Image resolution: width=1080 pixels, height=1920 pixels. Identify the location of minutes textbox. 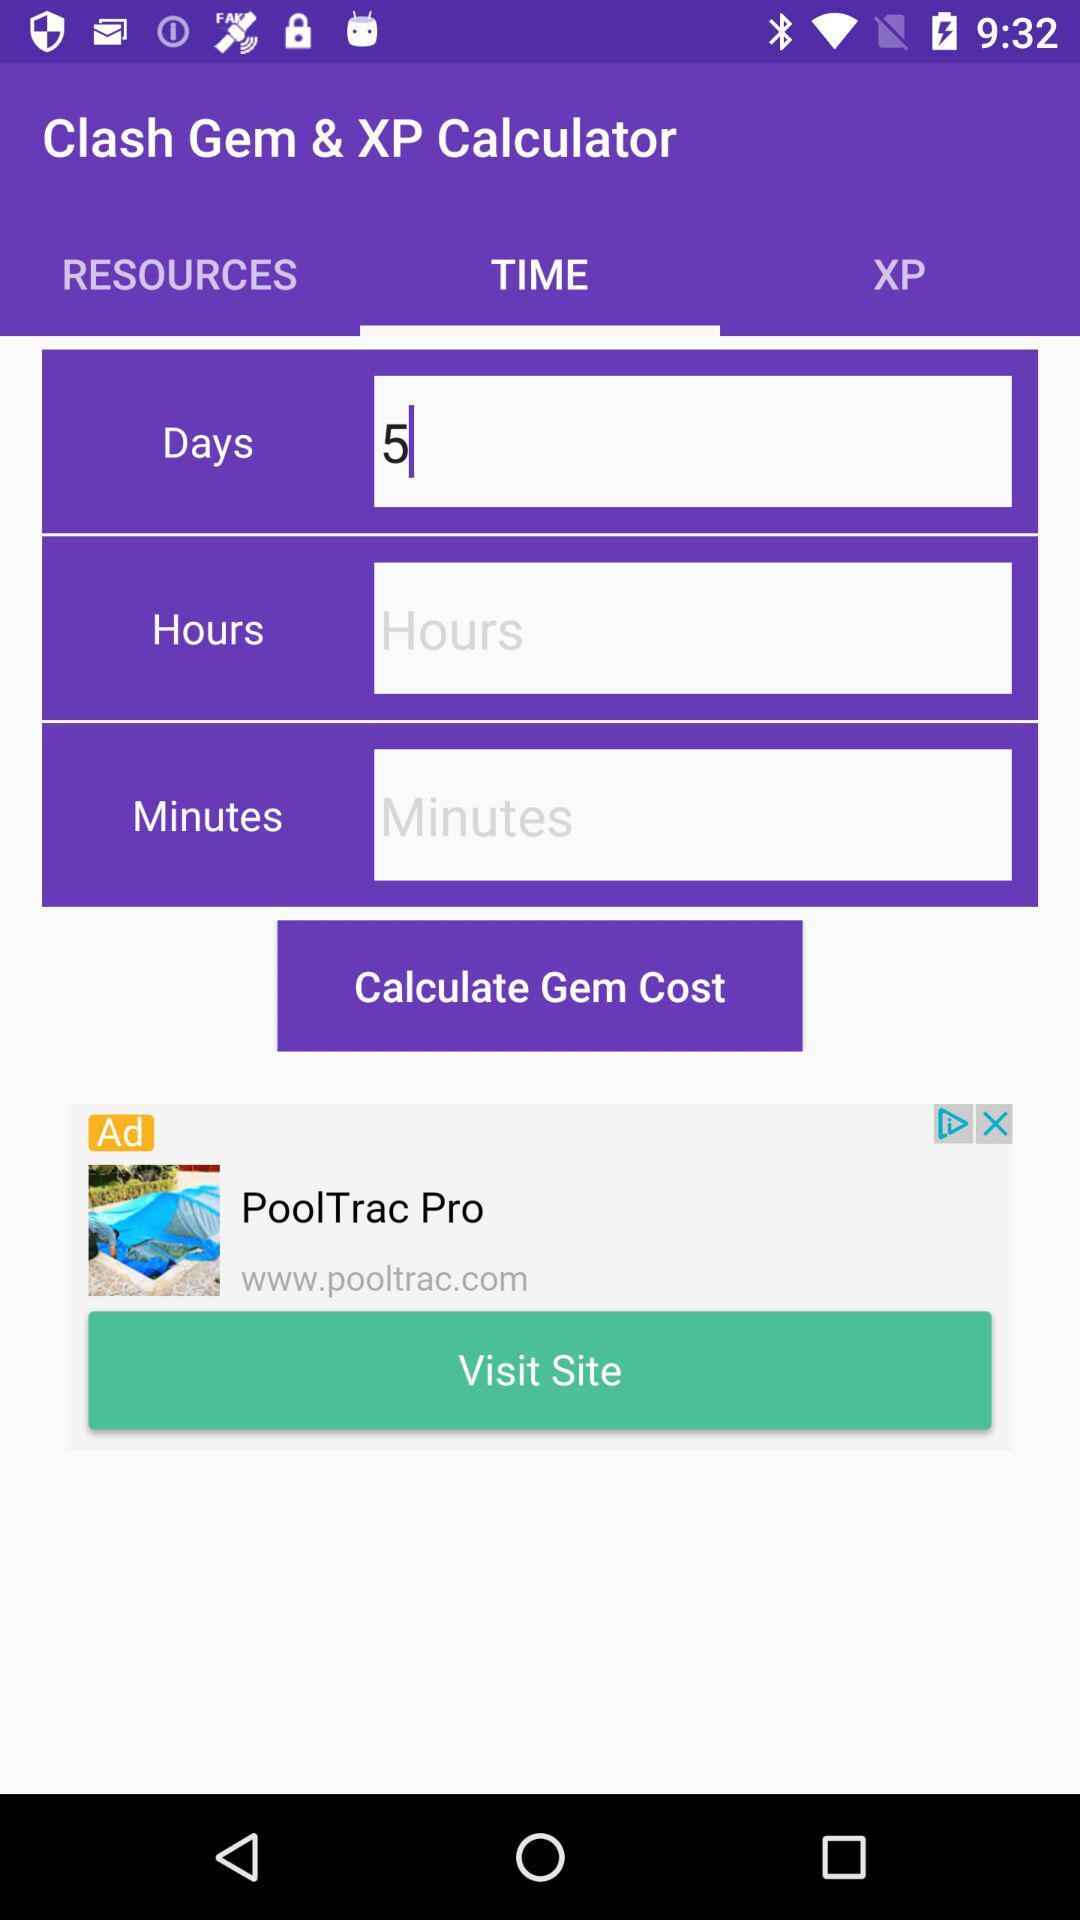
(692, 814).